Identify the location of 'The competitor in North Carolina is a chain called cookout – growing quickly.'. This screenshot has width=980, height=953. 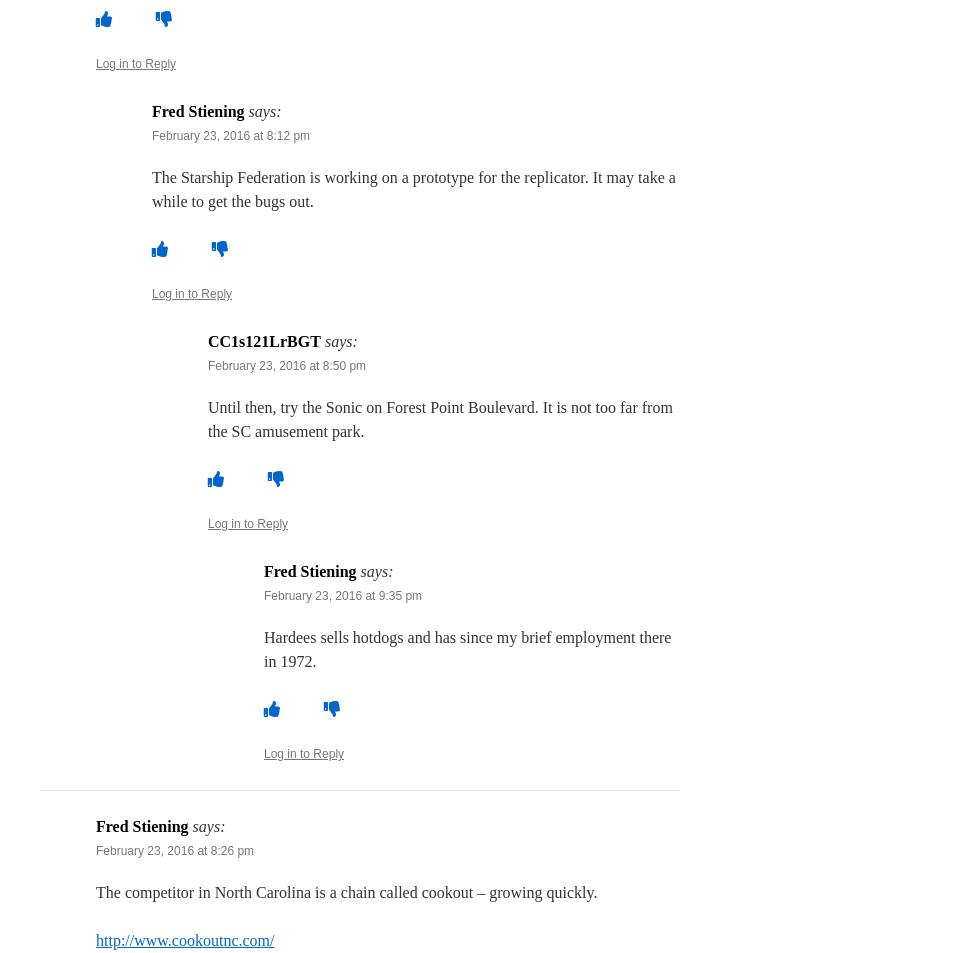
(346, 892).